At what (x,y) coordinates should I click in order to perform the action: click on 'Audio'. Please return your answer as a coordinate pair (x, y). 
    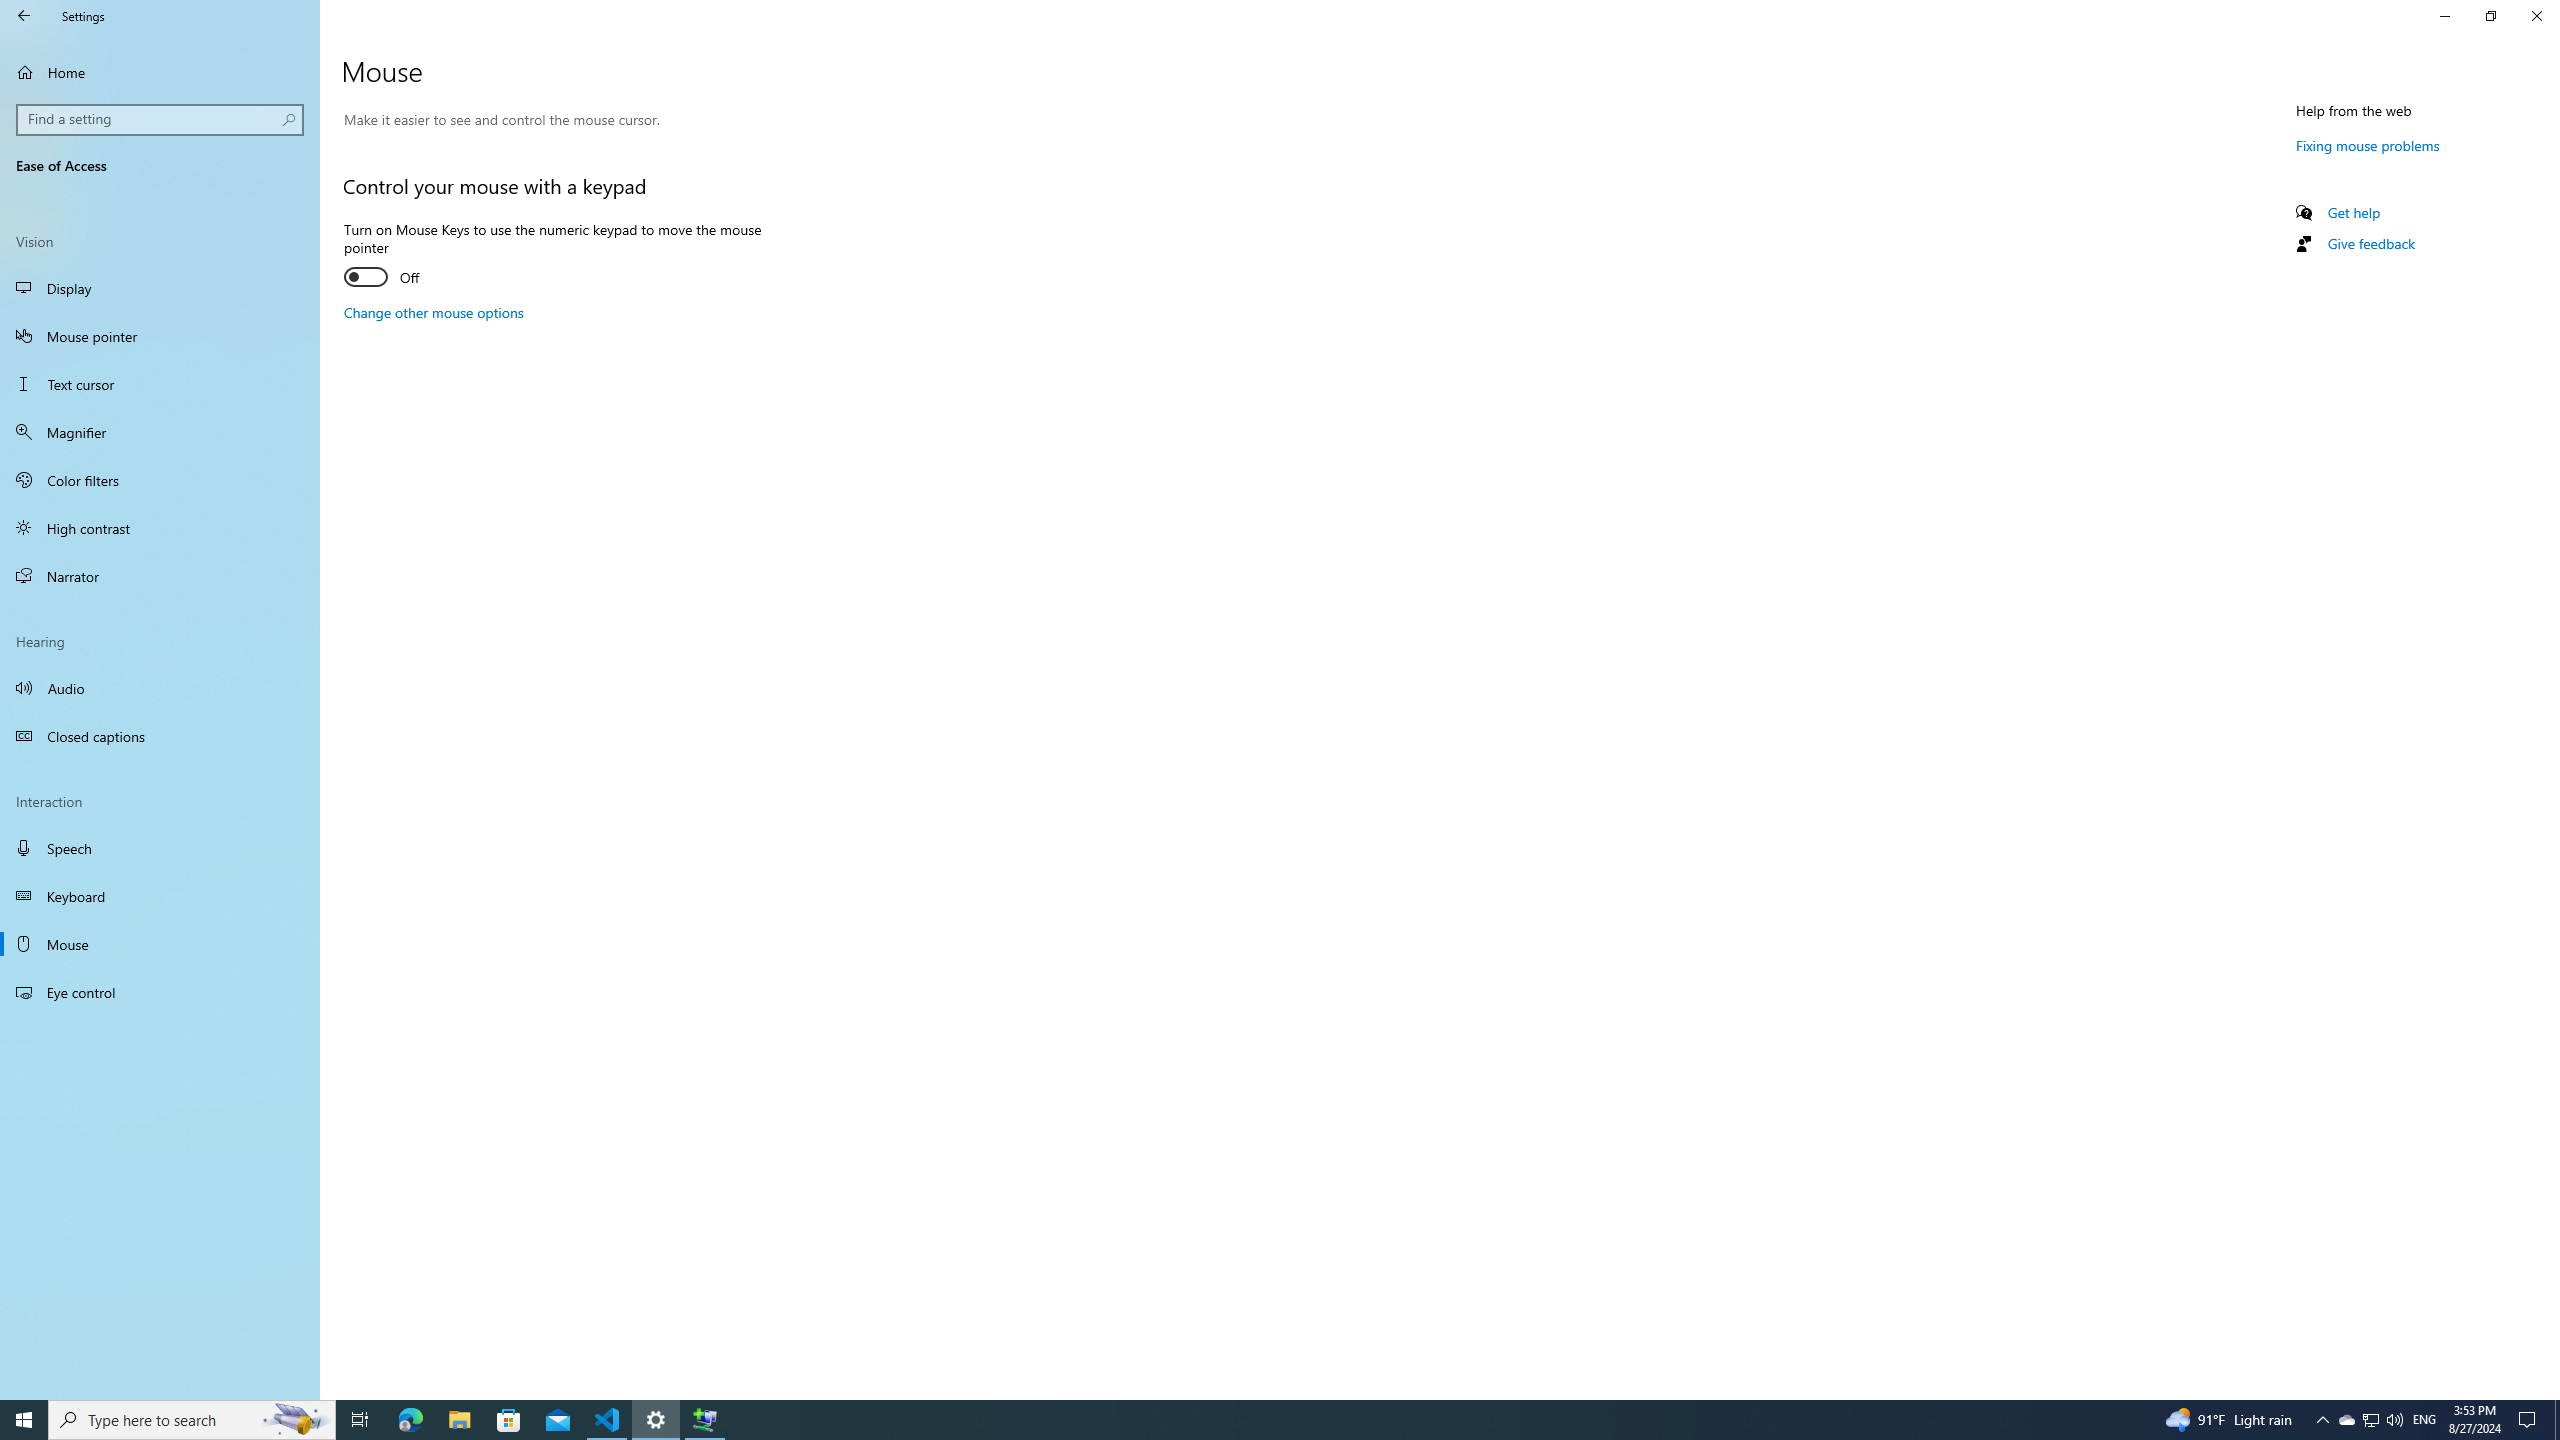
    Looking at the image, I should click on (159, 686).